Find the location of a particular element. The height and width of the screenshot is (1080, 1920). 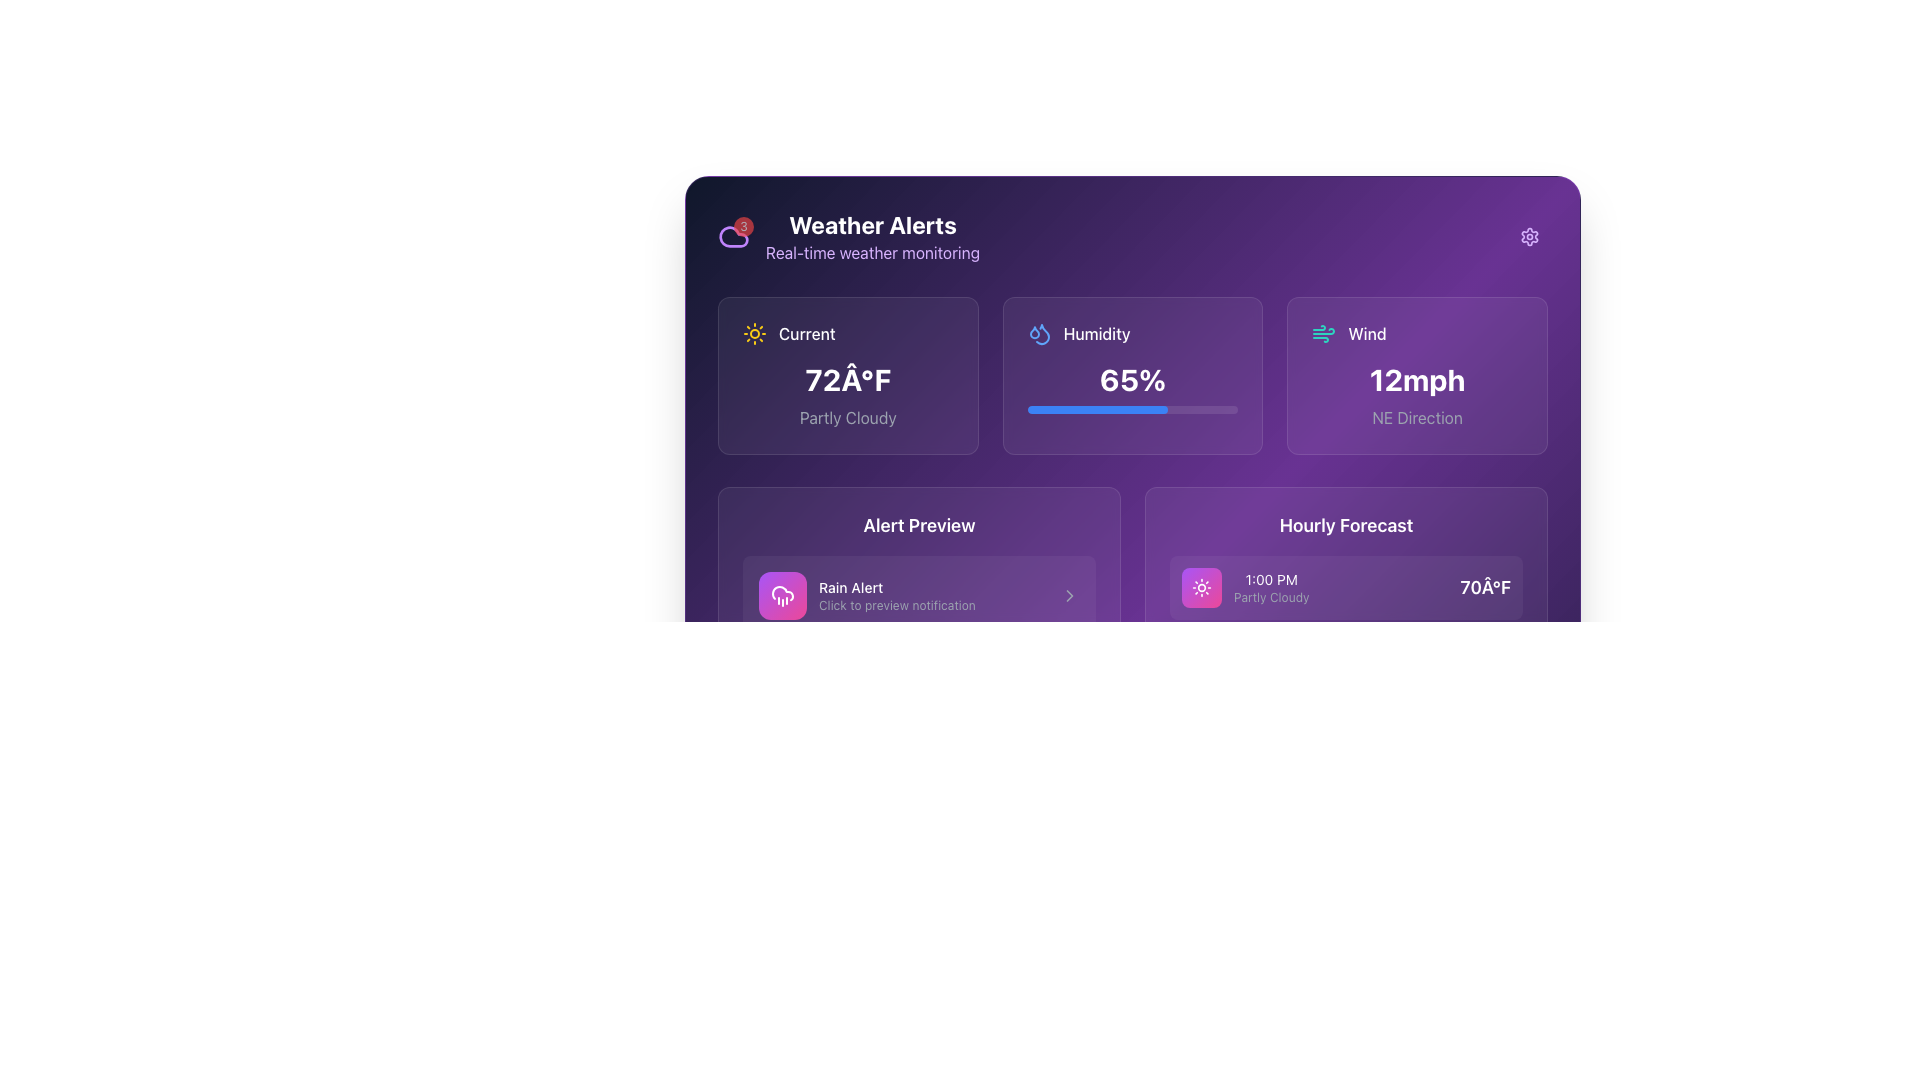

the Text label that displays the forecasted weather condition and time, located at the bottom-right of the 'Hourly Forecast' section, positioned between a sun icon and temperature information is located at coordinates (1270, 586).